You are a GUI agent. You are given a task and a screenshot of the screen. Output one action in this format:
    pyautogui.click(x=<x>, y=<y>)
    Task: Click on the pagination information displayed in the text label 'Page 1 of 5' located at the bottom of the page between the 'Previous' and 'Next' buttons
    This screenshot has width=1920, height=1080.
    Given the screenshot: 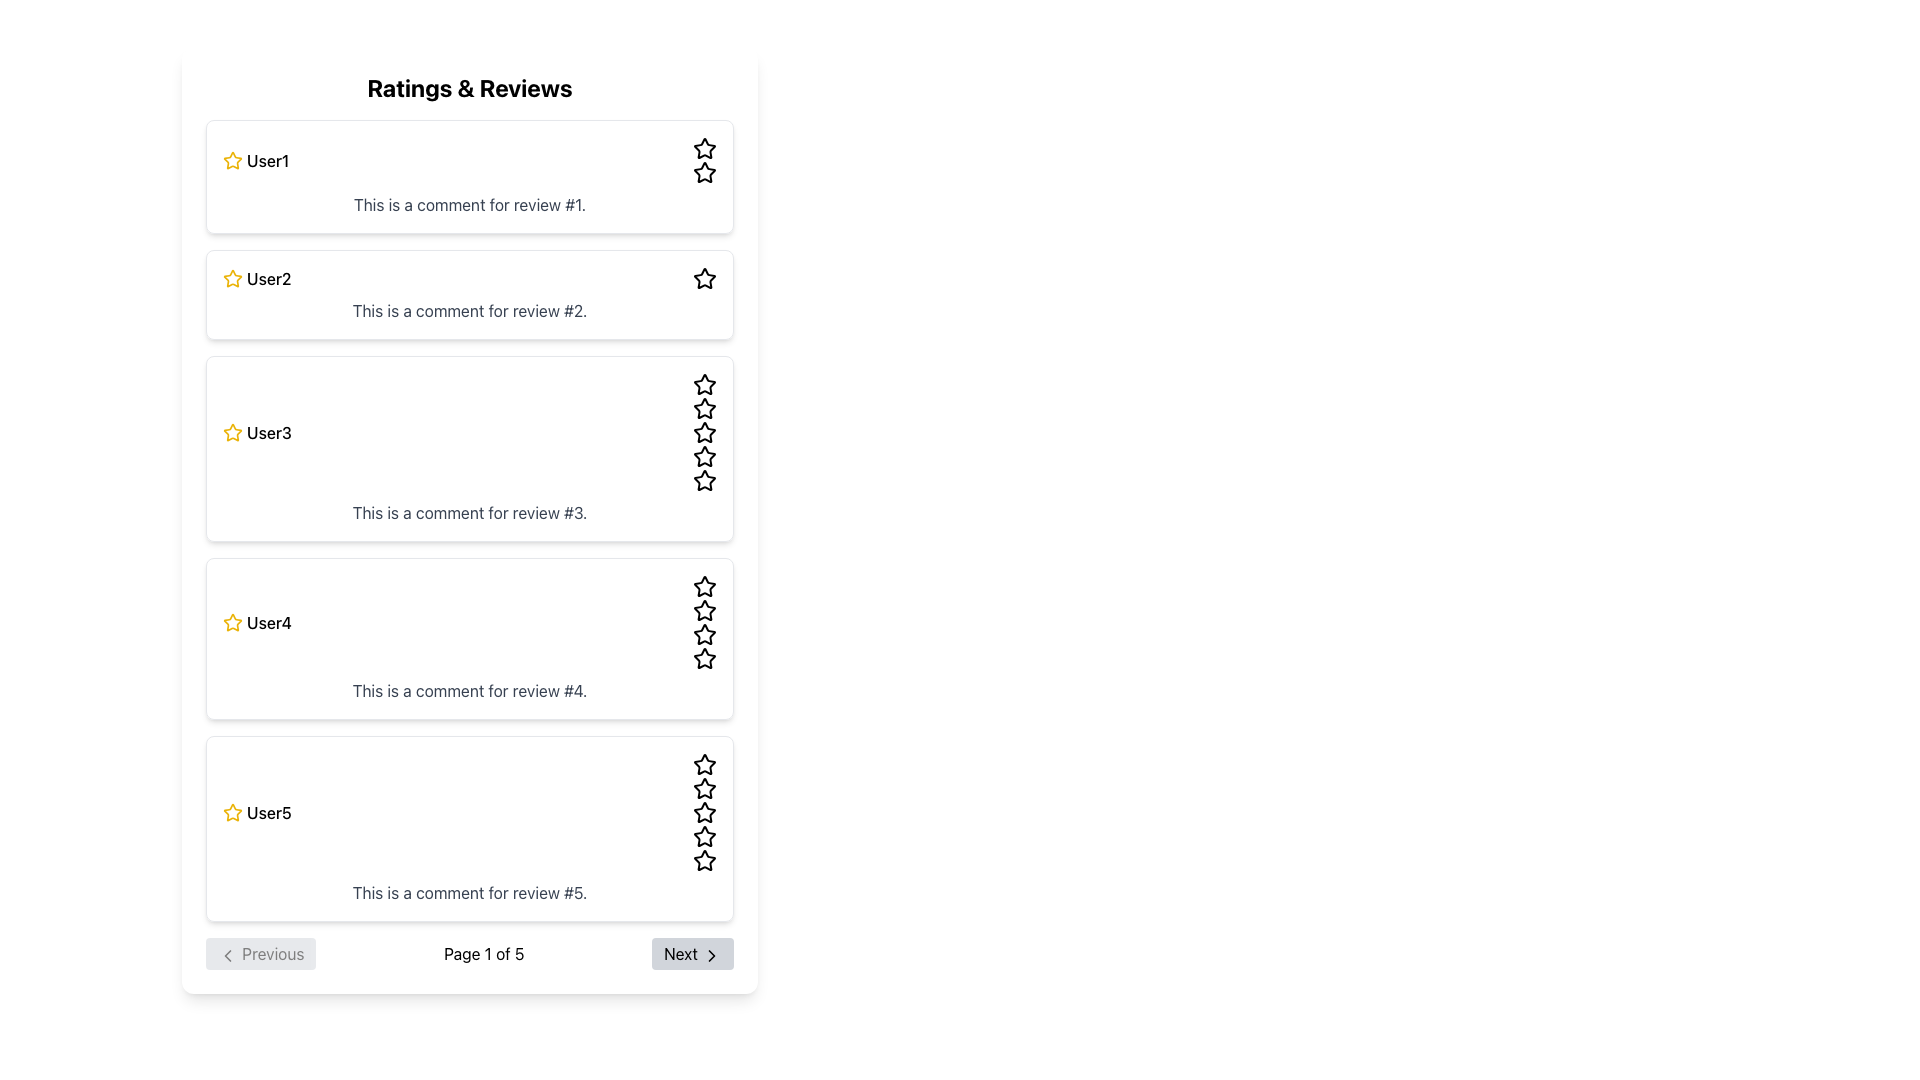 What is the action you would take?
    pyautogui.click(x=484, y=952)
    